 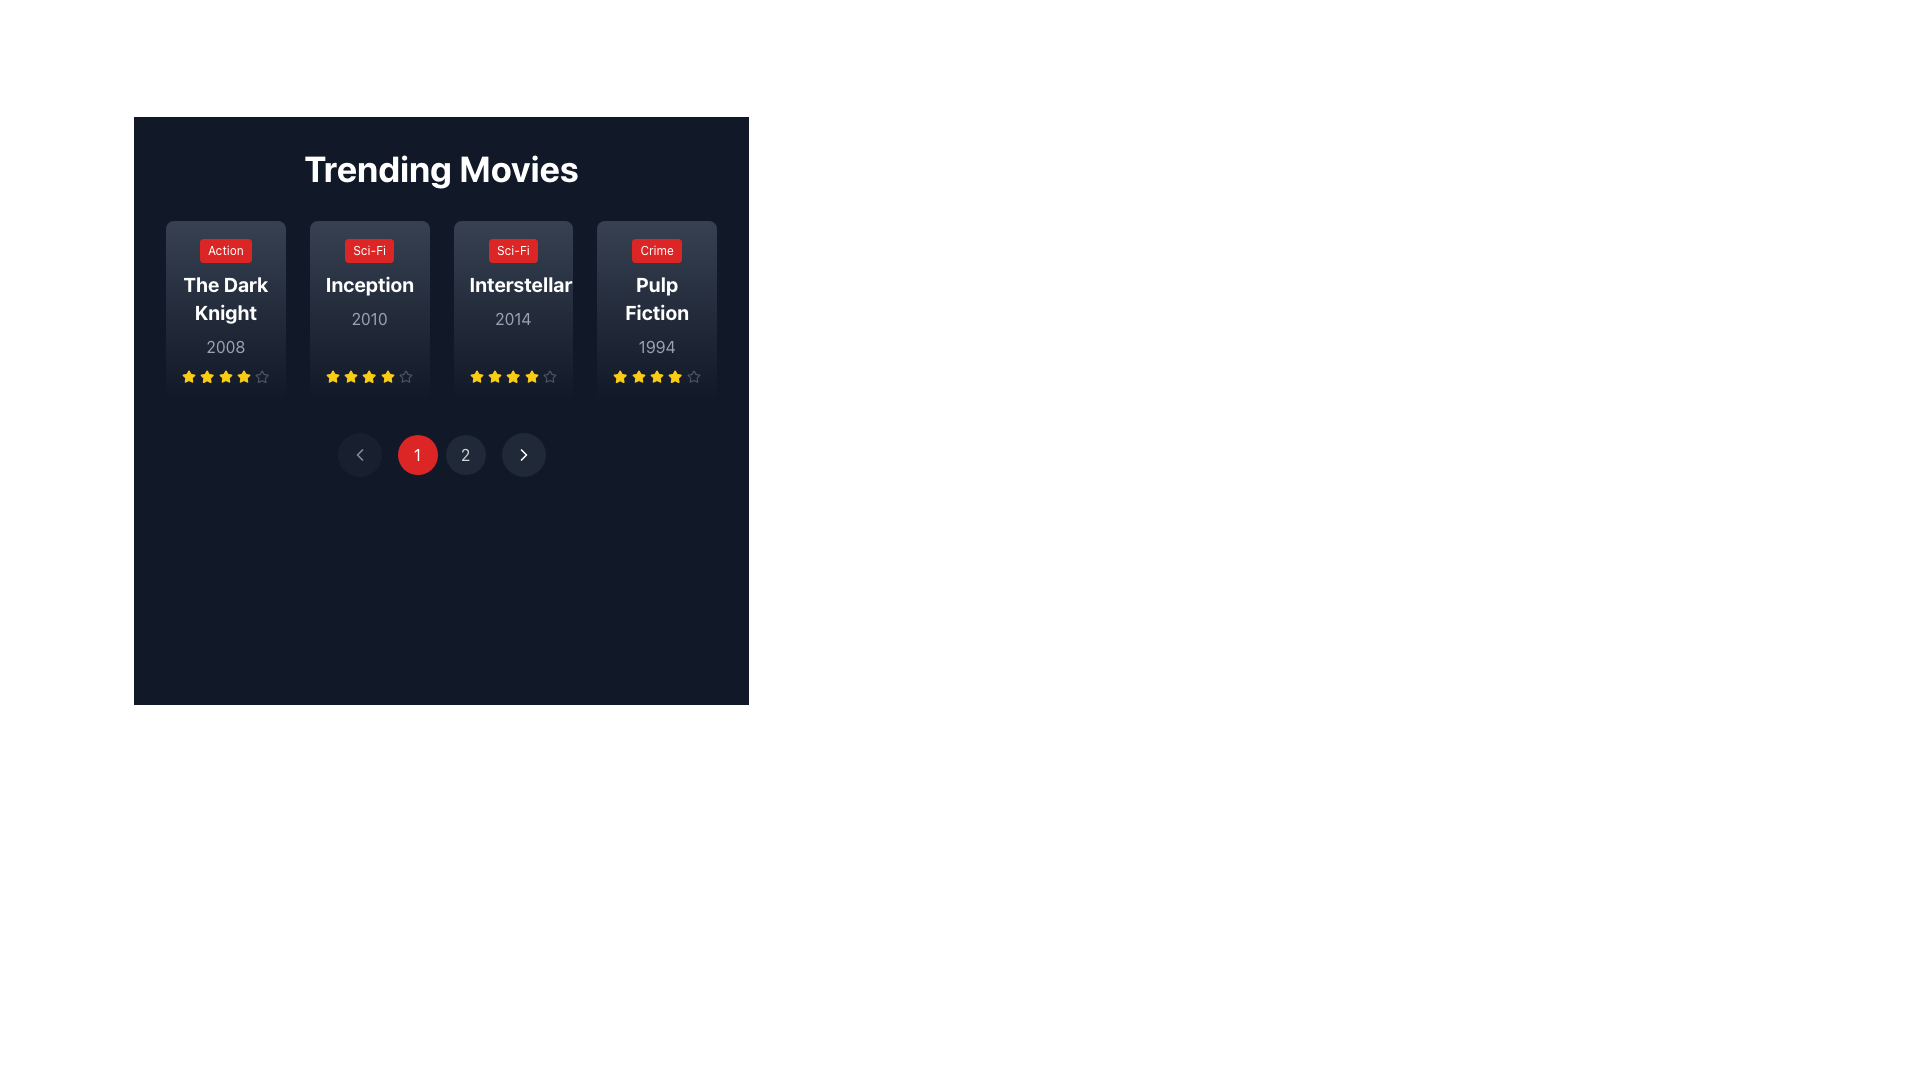 I want to click on the third star icon representing the rating level for the 'Interstellar' movie in the 'Trending Movies' section, so click(x=531, y=376).